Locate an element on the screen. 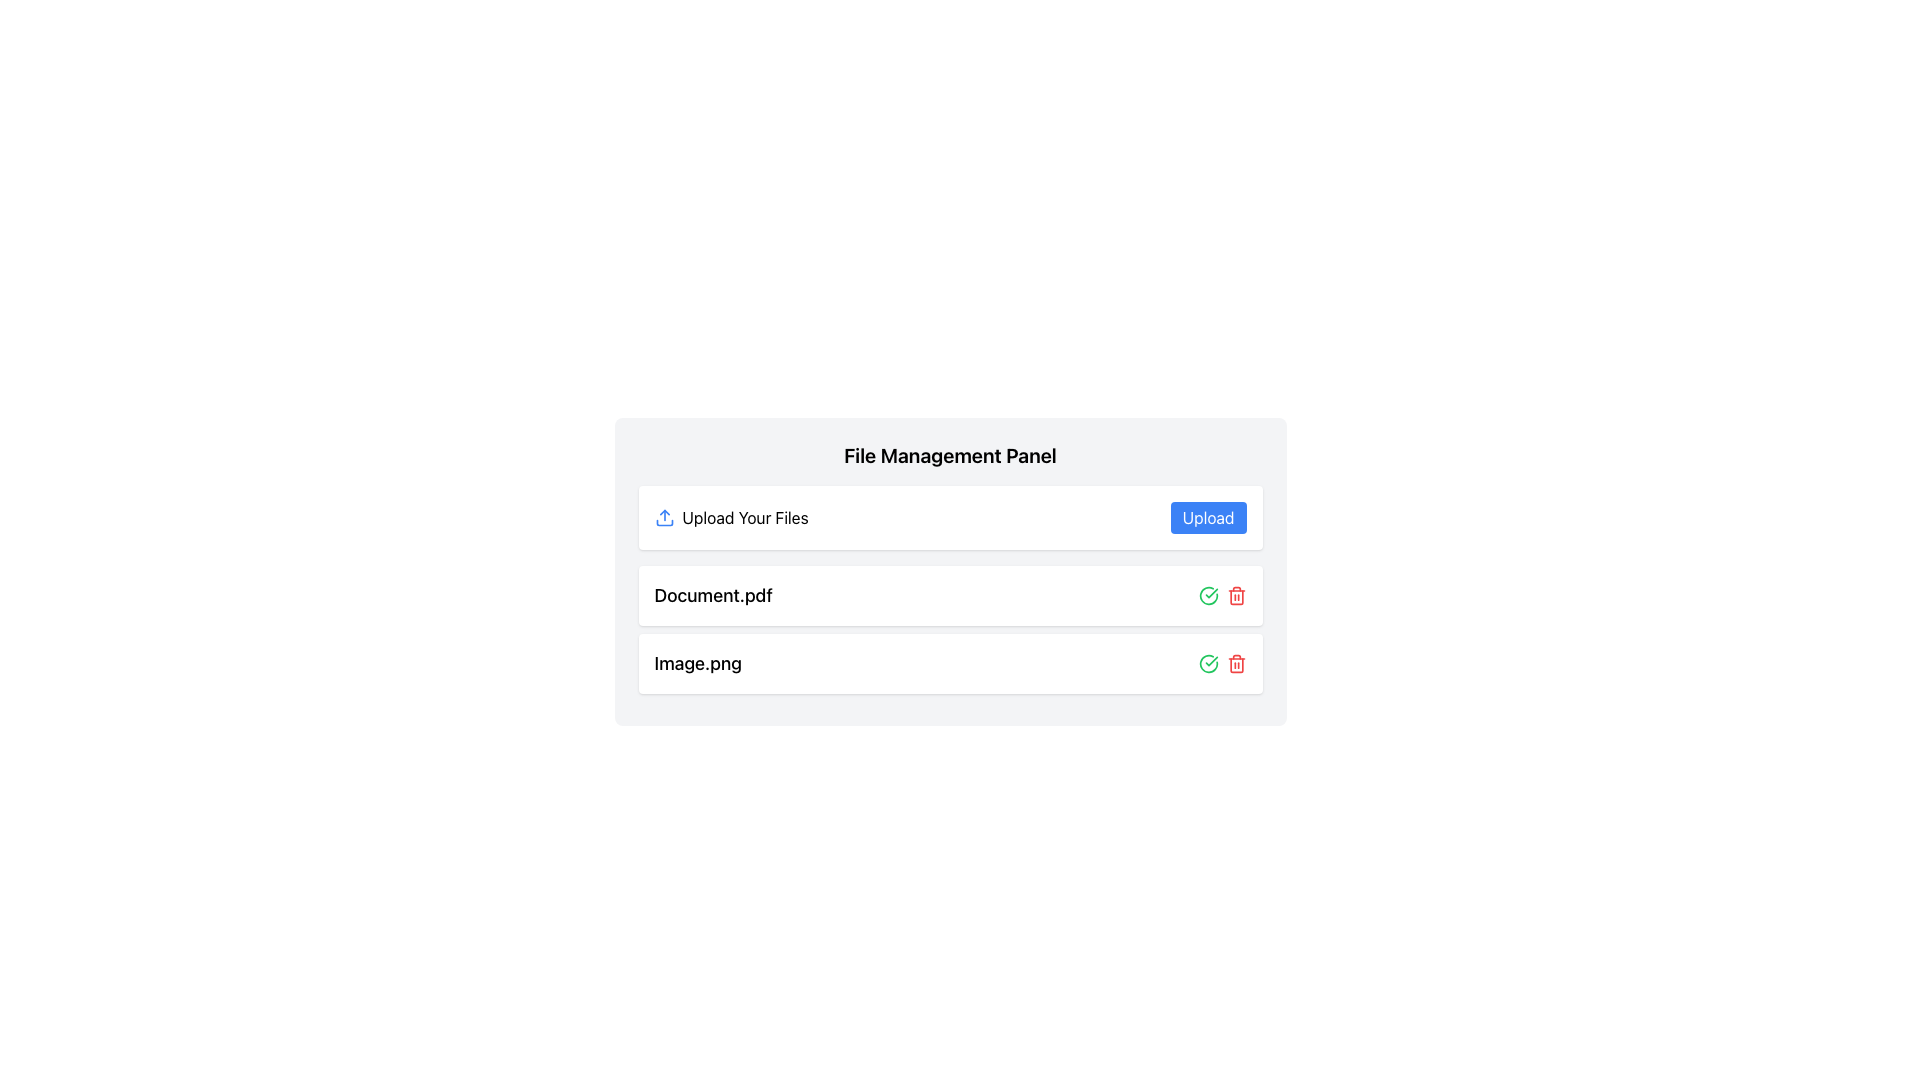  the status confirmation icon indicating a successful operation for the file entry 'Image.png', located to the right of the list entry is located at coordinates (1207, 595).